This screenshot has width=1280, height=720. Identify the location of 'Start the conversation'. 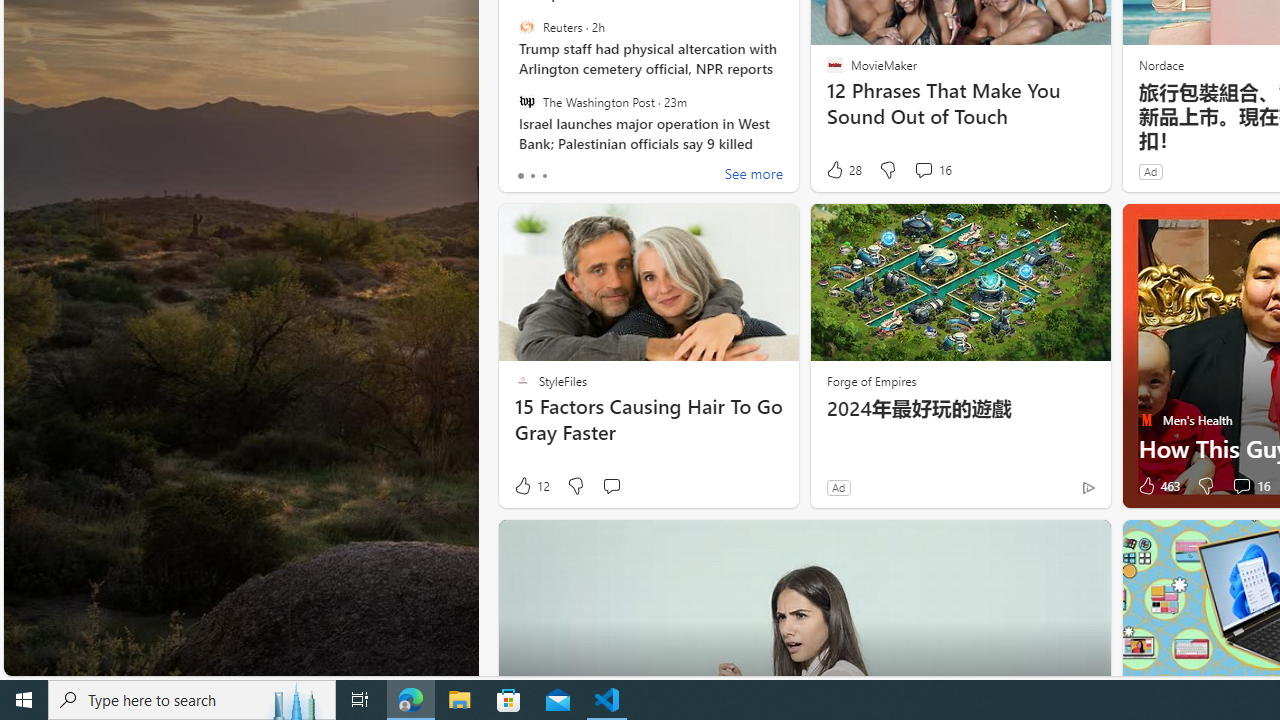
(610, 486).